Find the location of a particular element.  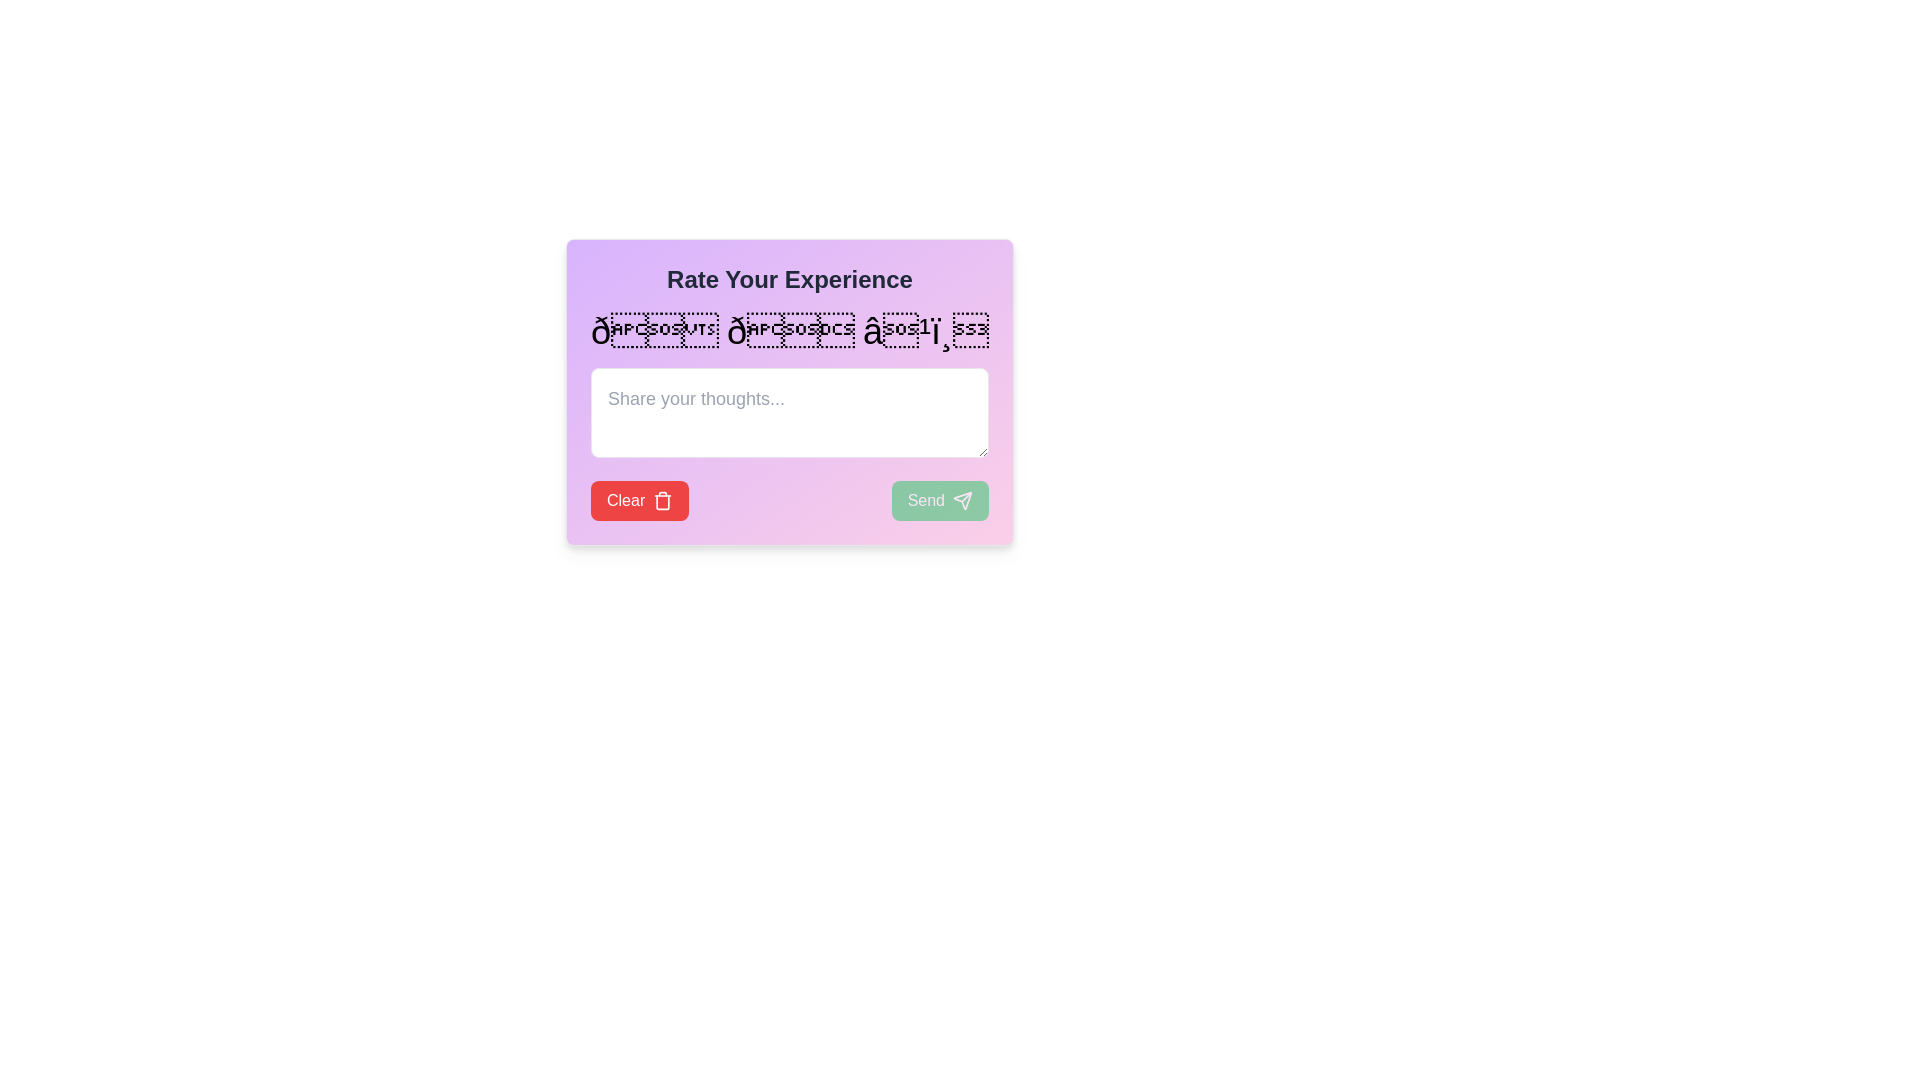

the 'Send' icon, which visually indicates the action of sending or submitting content, located in the bottom-right corner of the user interface dialog box is located at coordinates (963, 500).